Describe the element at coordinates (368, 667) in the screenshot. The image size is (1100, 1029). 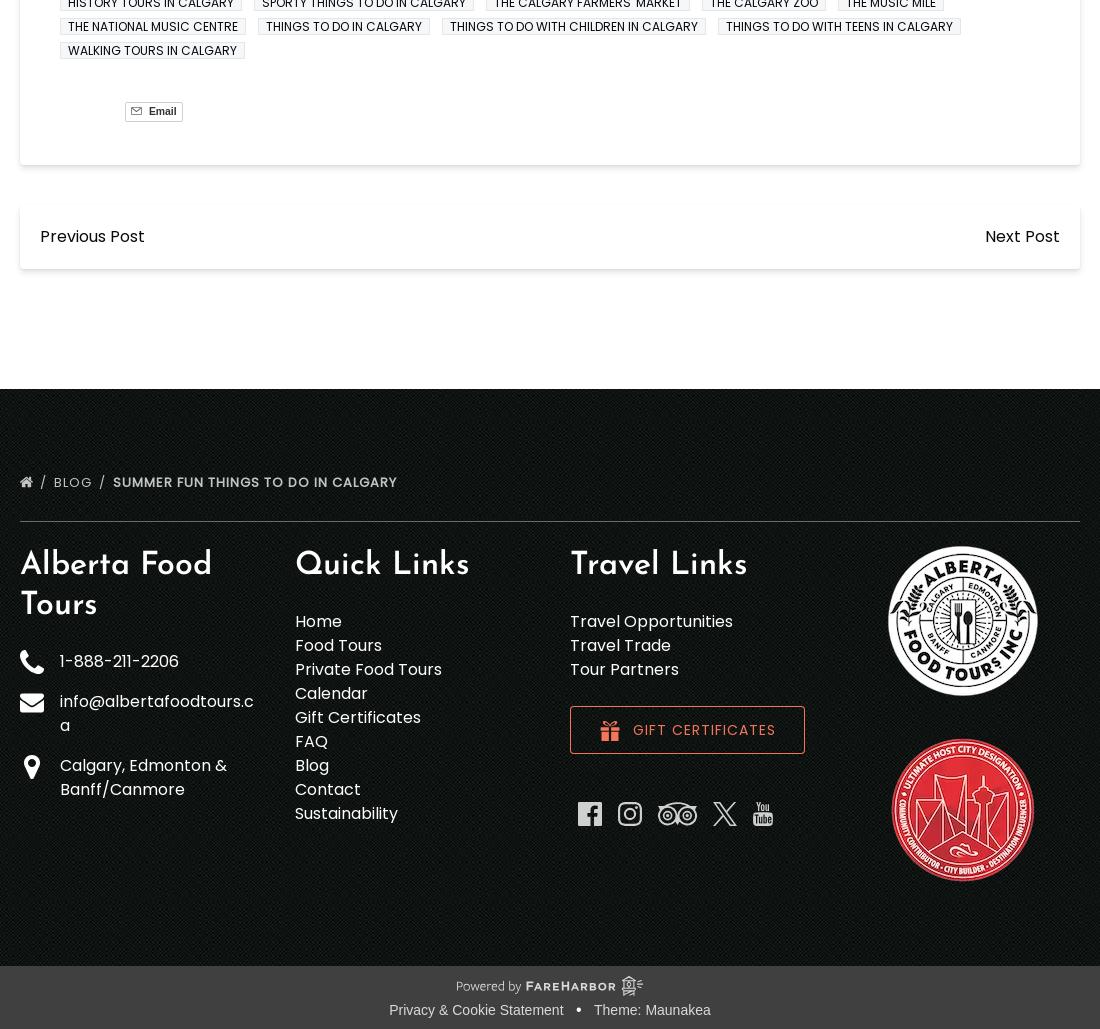
I see `'Private Food Tours'` at that location.